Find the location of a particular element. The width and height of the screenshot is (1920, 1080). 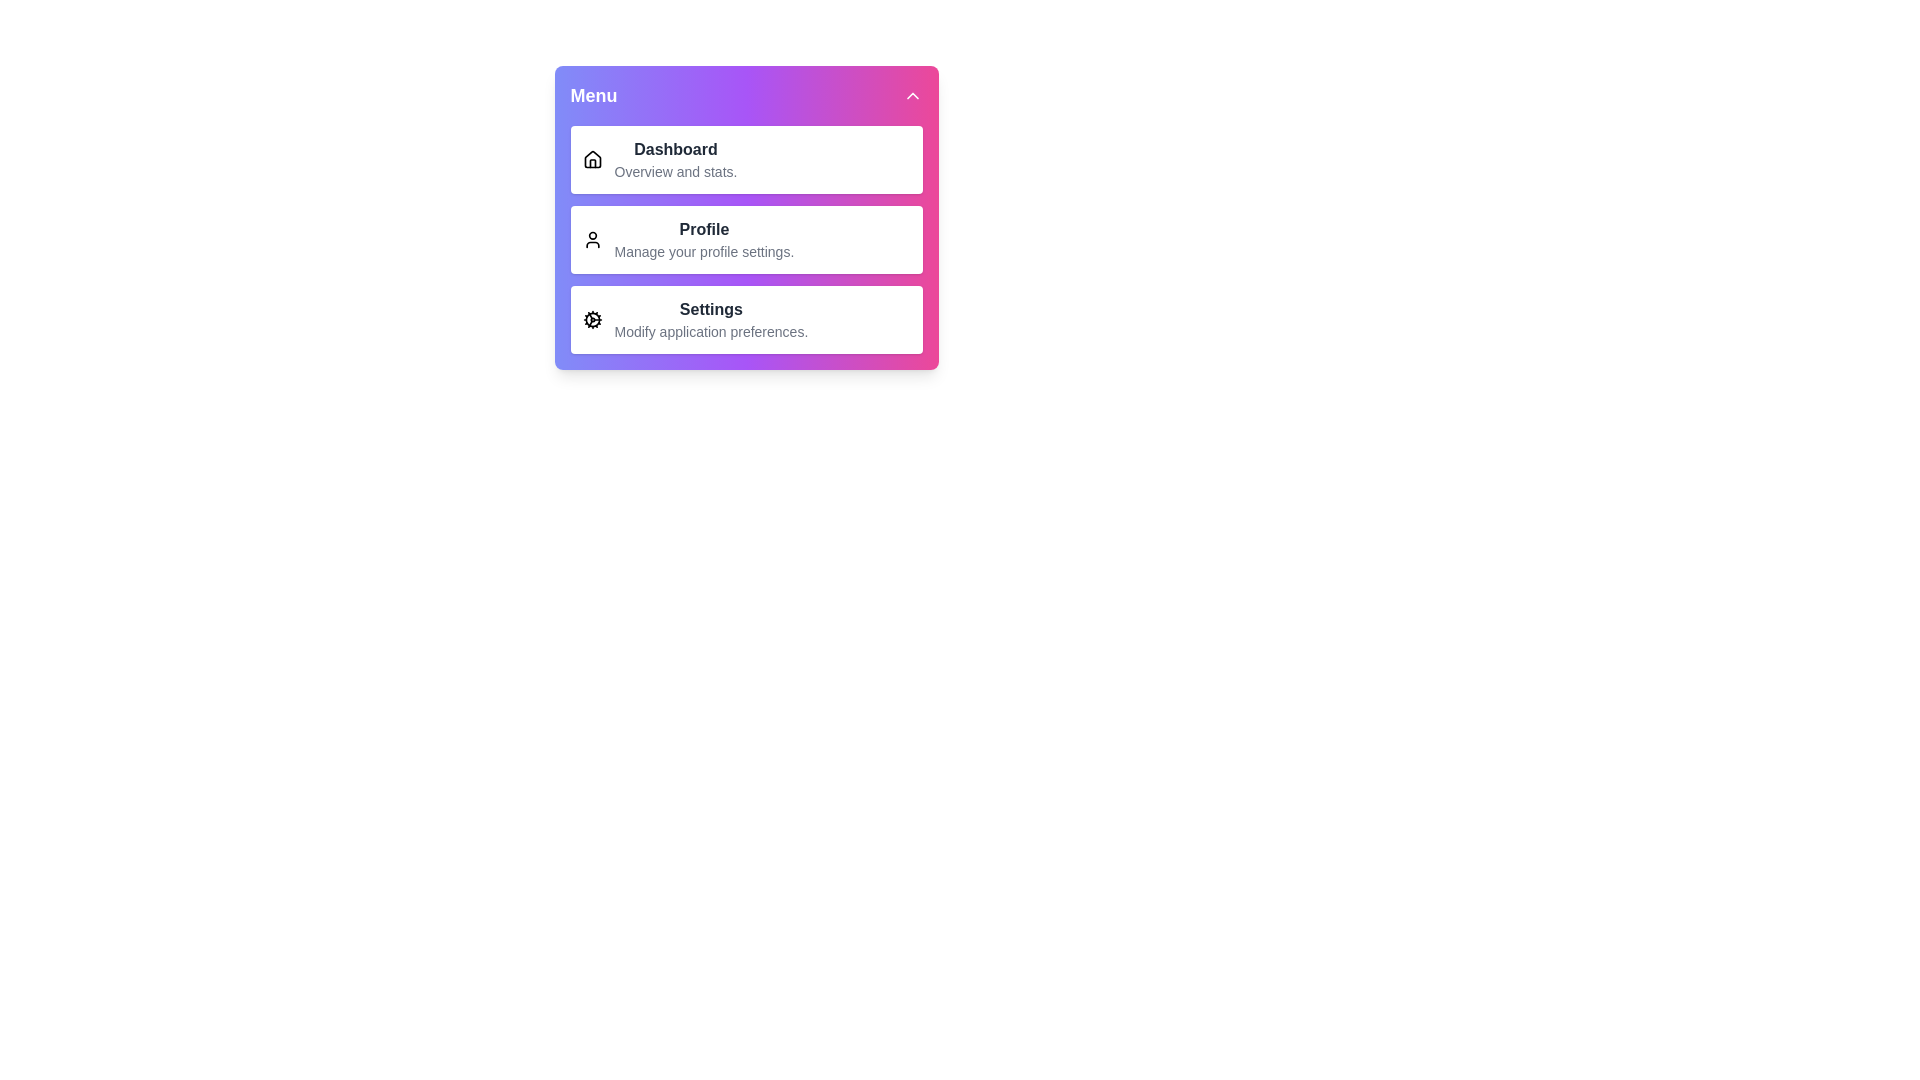

the header of the sidebar menu to toggle its expanded state is located at coordinates (745, 96).